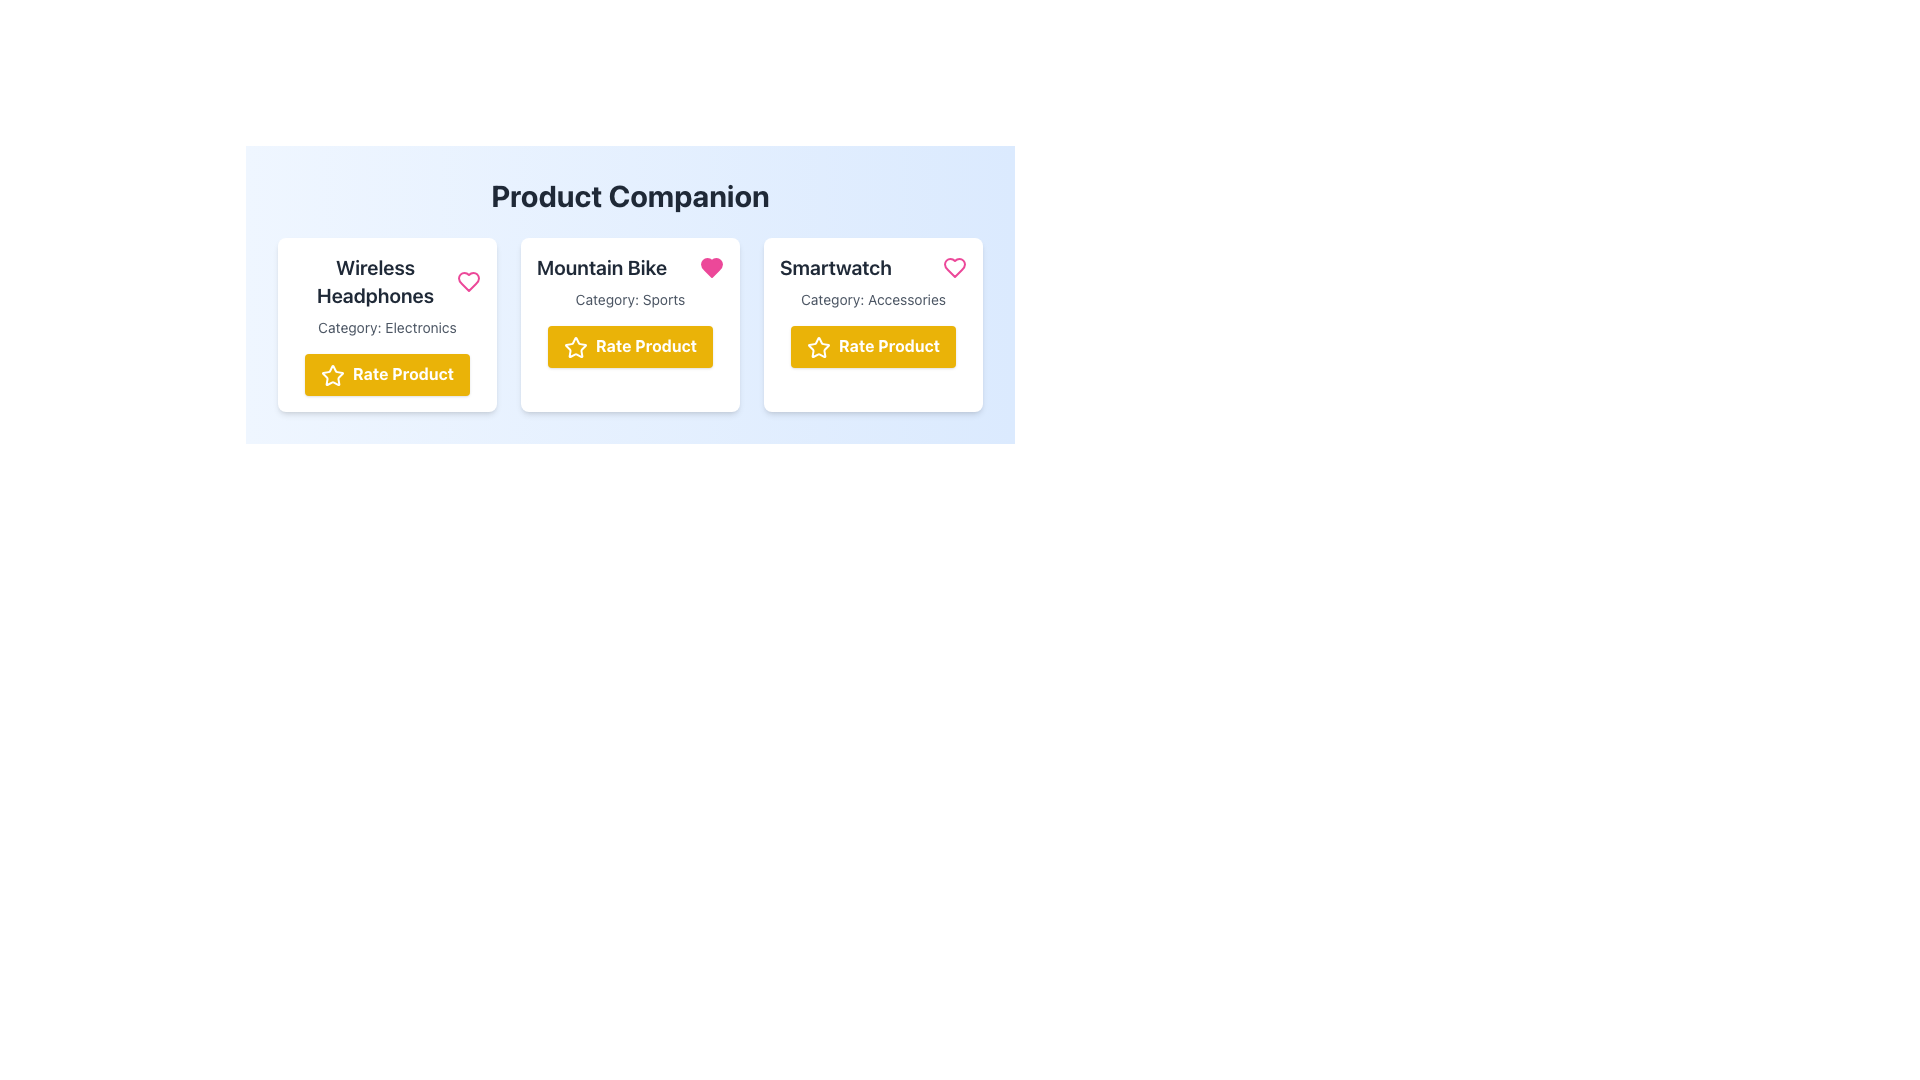  Describe the element at coordinates (711, 266) in the screenshot. I see `the pink heart-shaped interactive icon located to the right of the 'Mountain Bike' text` at that location.